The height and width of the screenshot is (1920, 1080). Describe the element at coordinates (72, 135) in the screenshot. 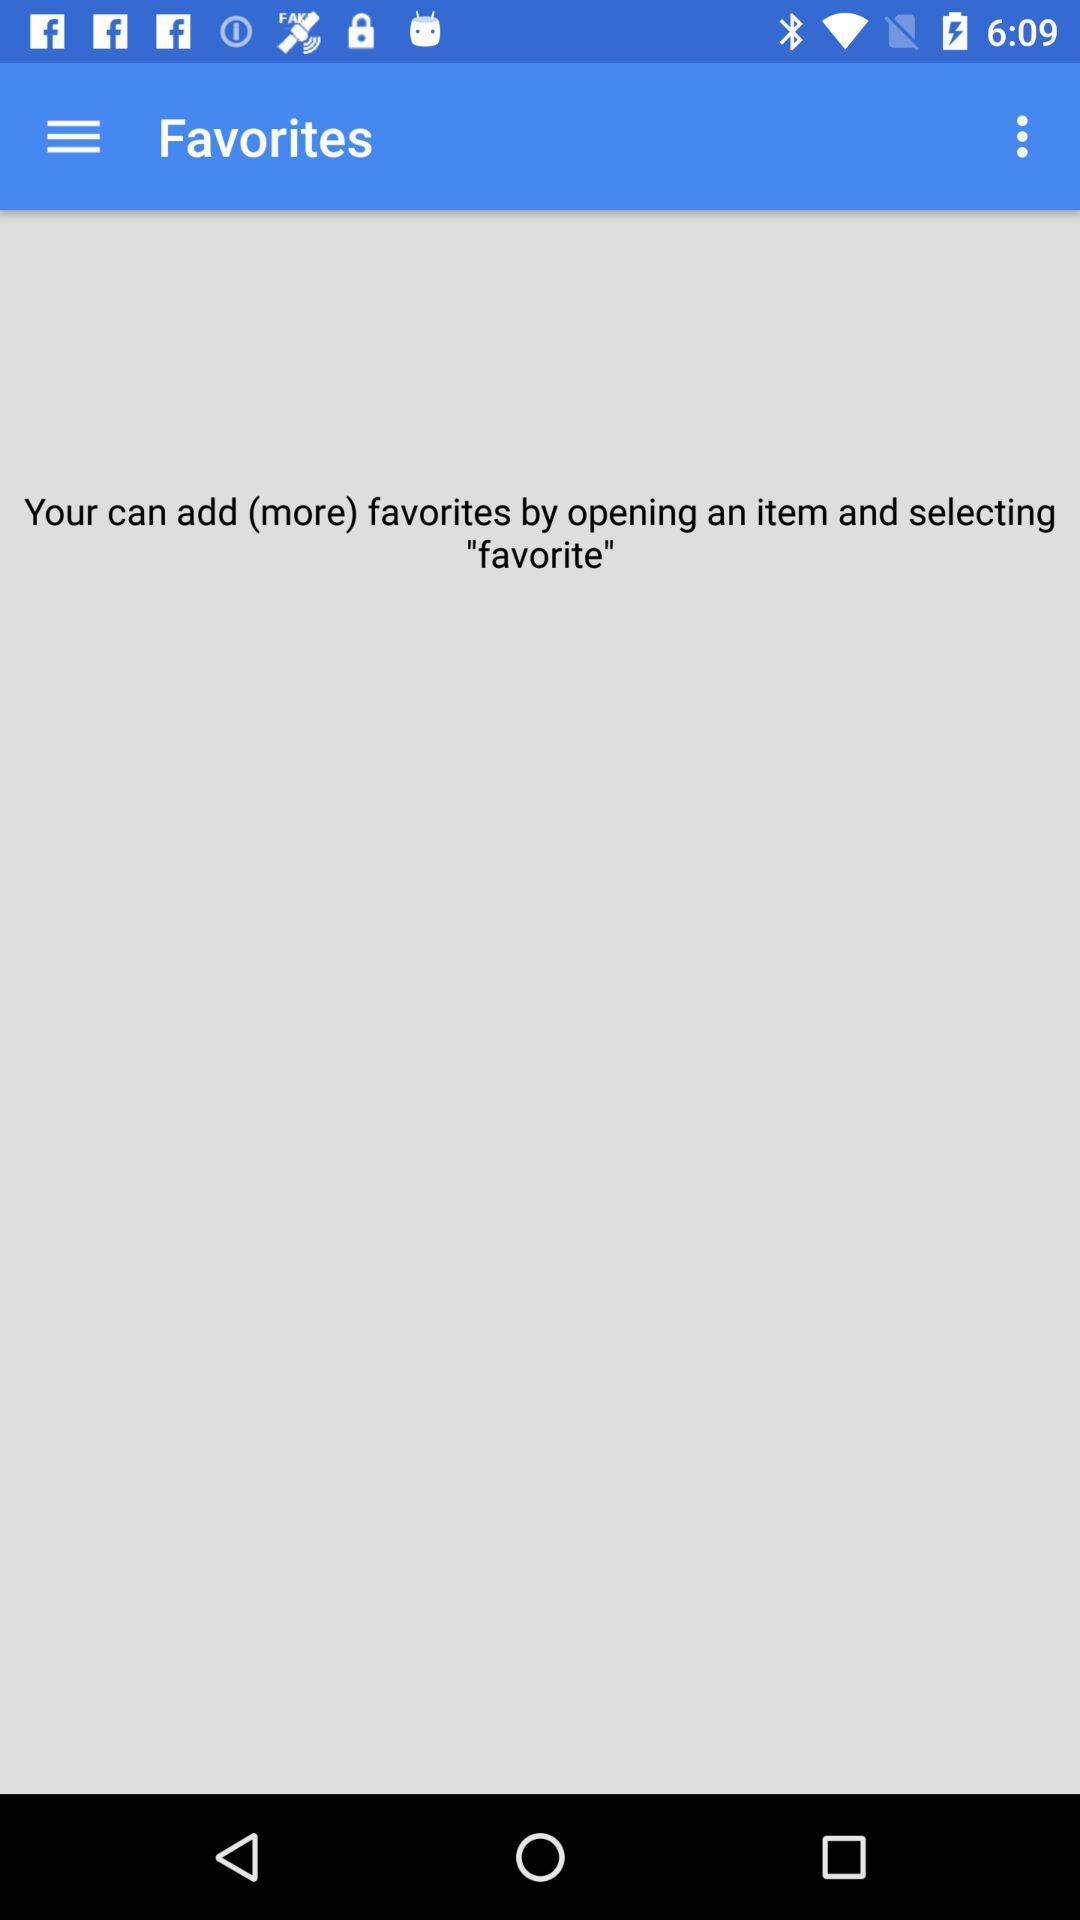

I see `the icon to the left of favorites icon` at that location.